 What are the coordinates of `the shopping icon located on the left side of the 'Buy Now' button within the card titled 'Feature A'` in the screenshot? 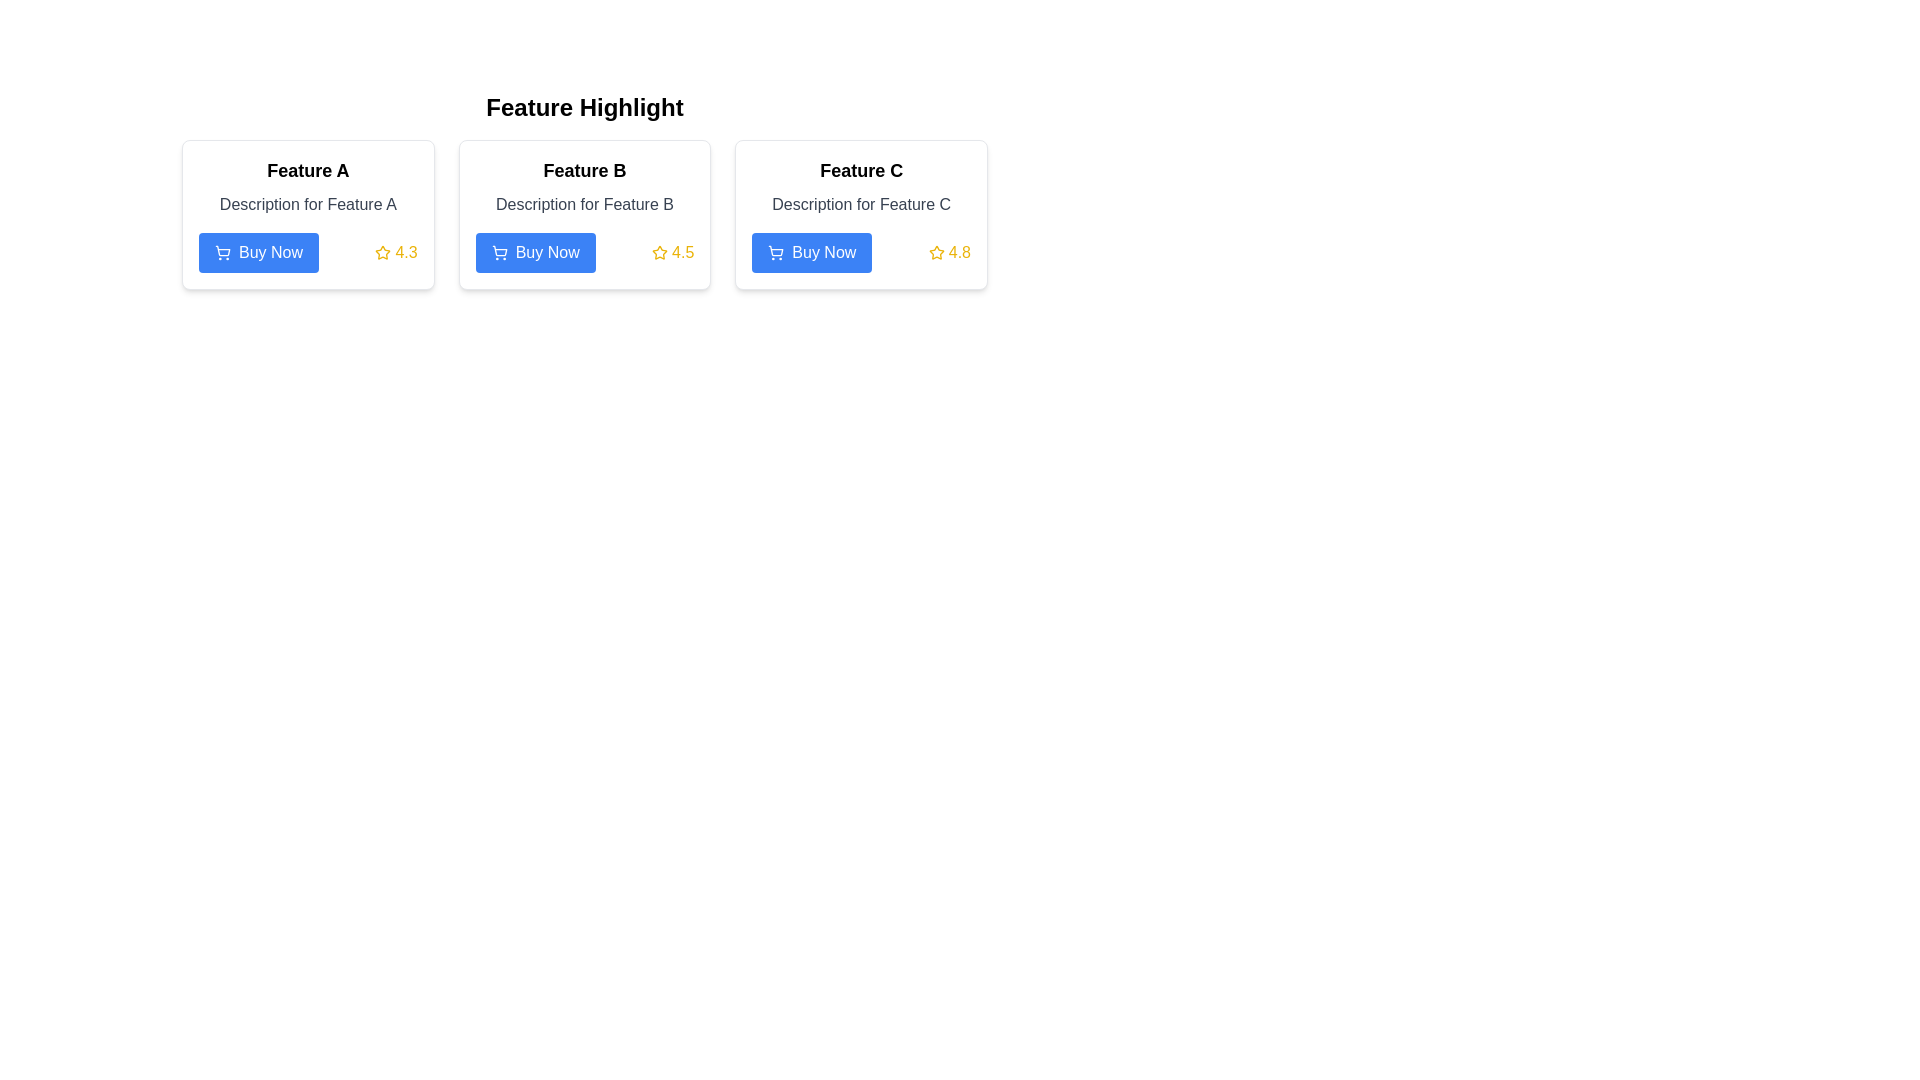 It's located at (222, 252).